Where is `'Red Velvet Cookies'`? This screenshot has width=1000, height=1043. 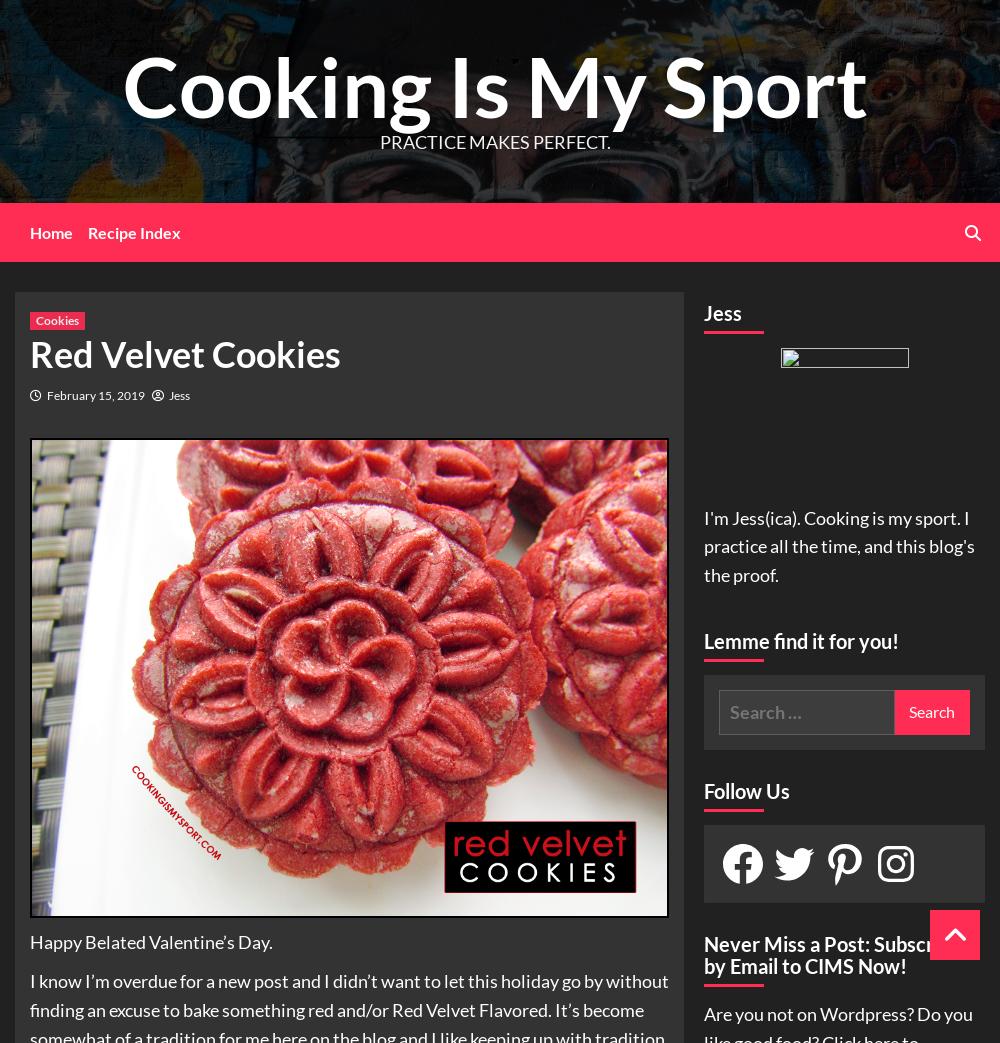
'Red Velvet Cookies' is located at coordinates (185, 351).